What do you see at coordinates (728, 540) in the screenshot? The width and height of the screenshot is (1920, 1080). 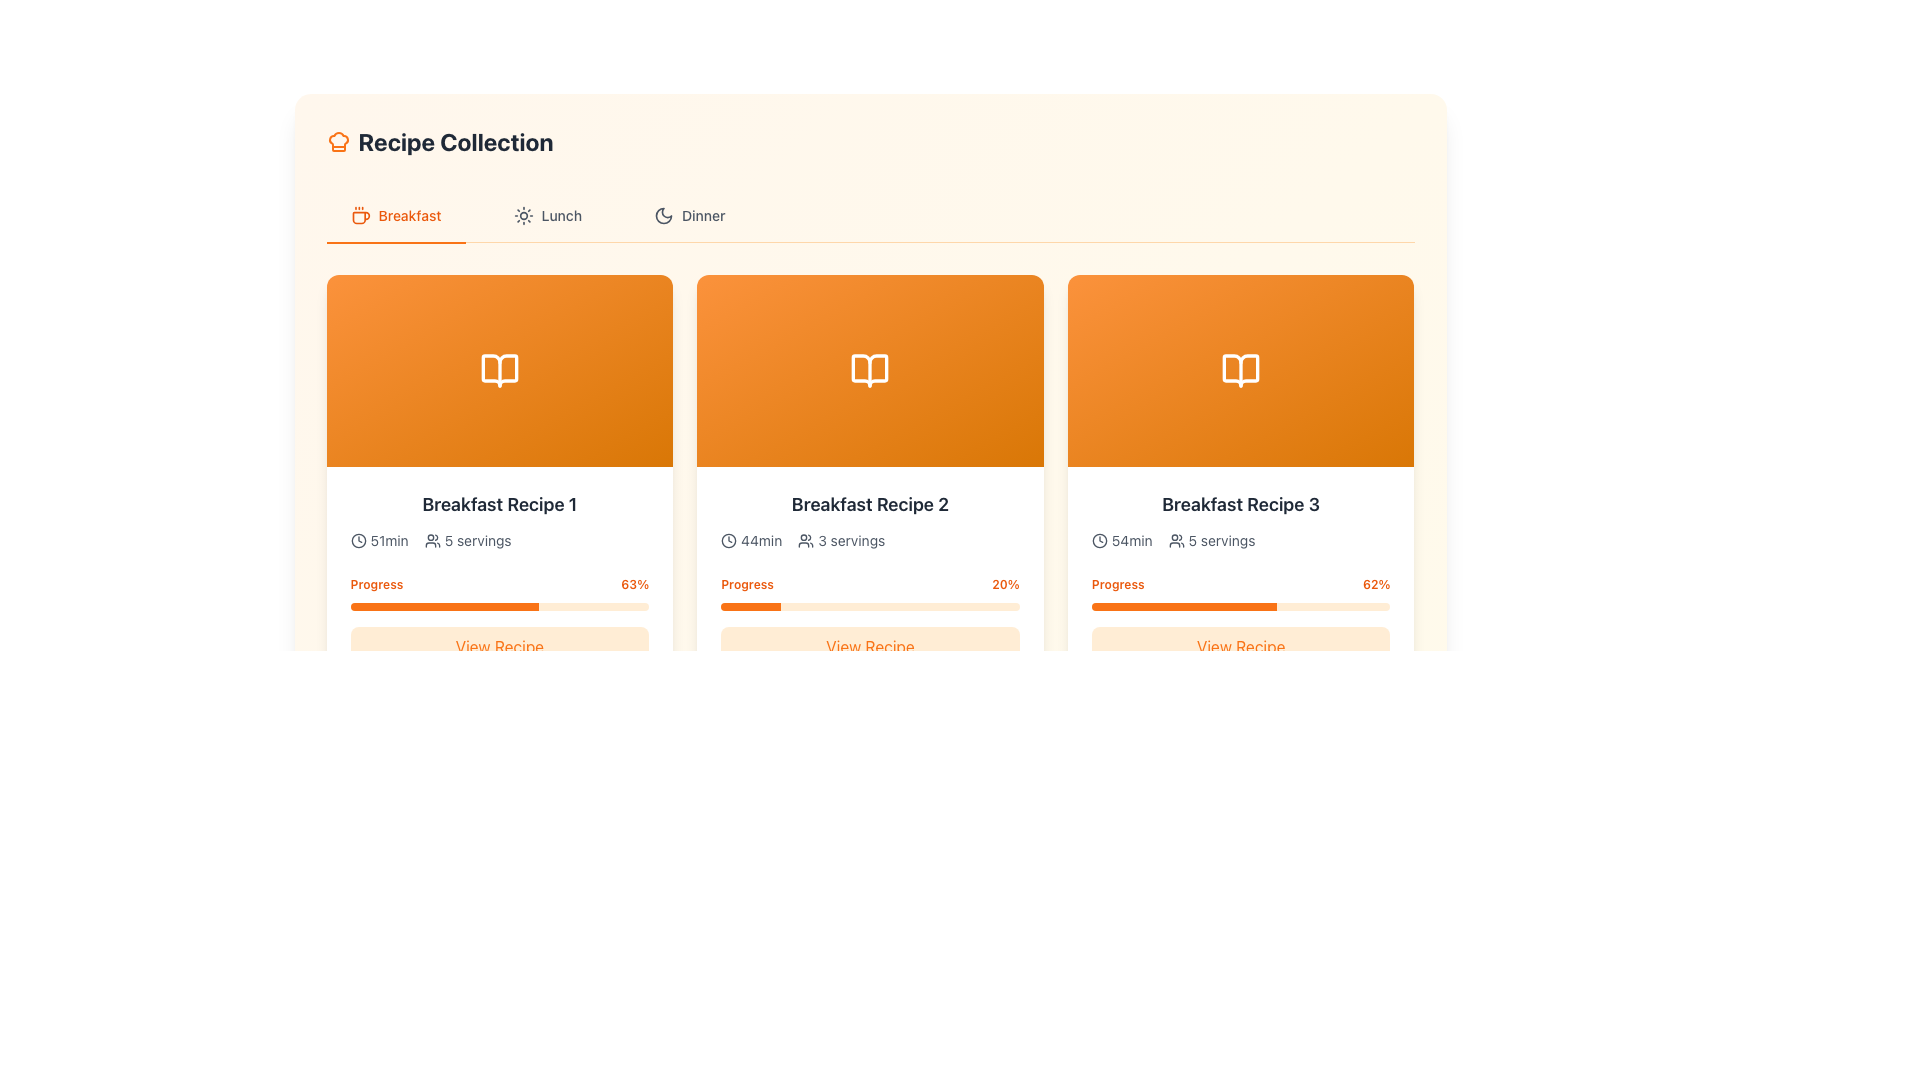 I see `the clock icon indicating time representation for the recipe, located to the left of the '44min' text in the recipe card` at bounding box center [728, 540].